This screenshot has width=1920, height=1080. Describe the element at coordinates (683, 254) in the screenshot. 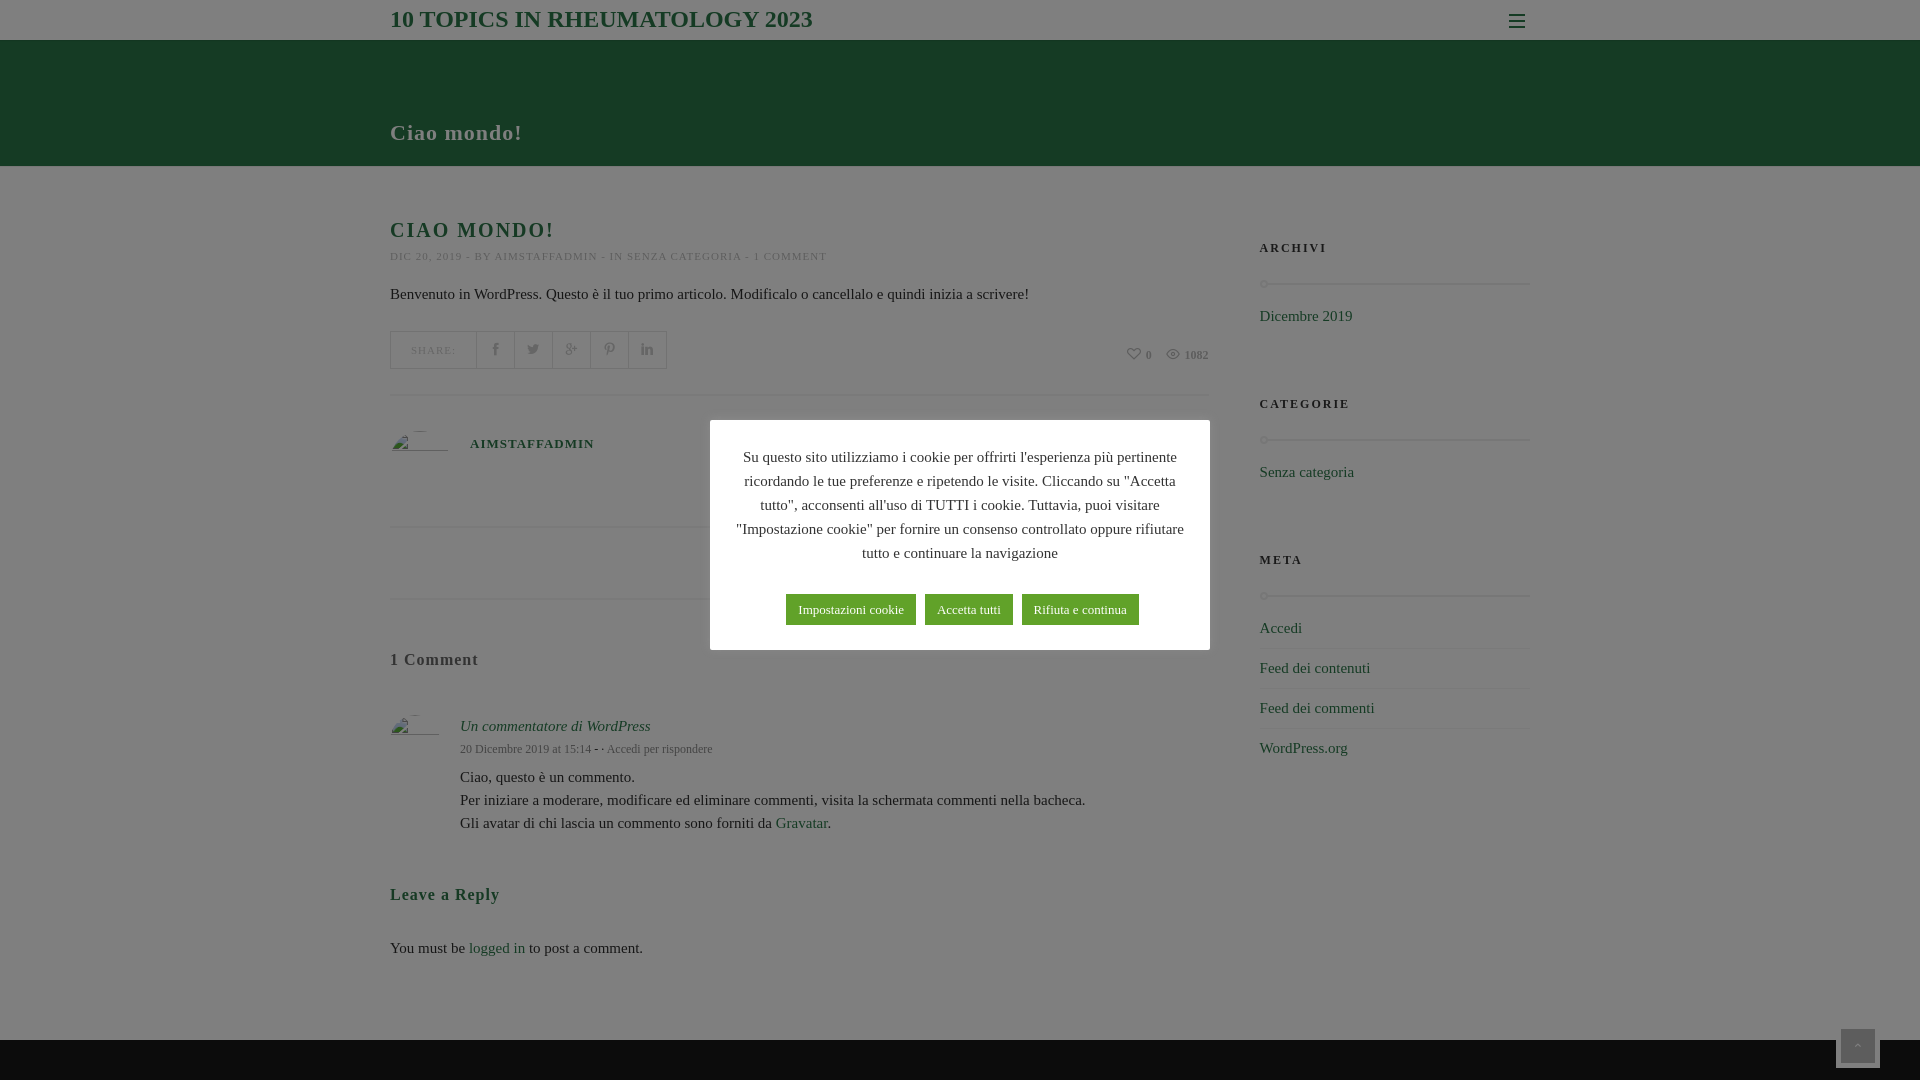

I see `'SENZA CATEGORIA'` at that location.